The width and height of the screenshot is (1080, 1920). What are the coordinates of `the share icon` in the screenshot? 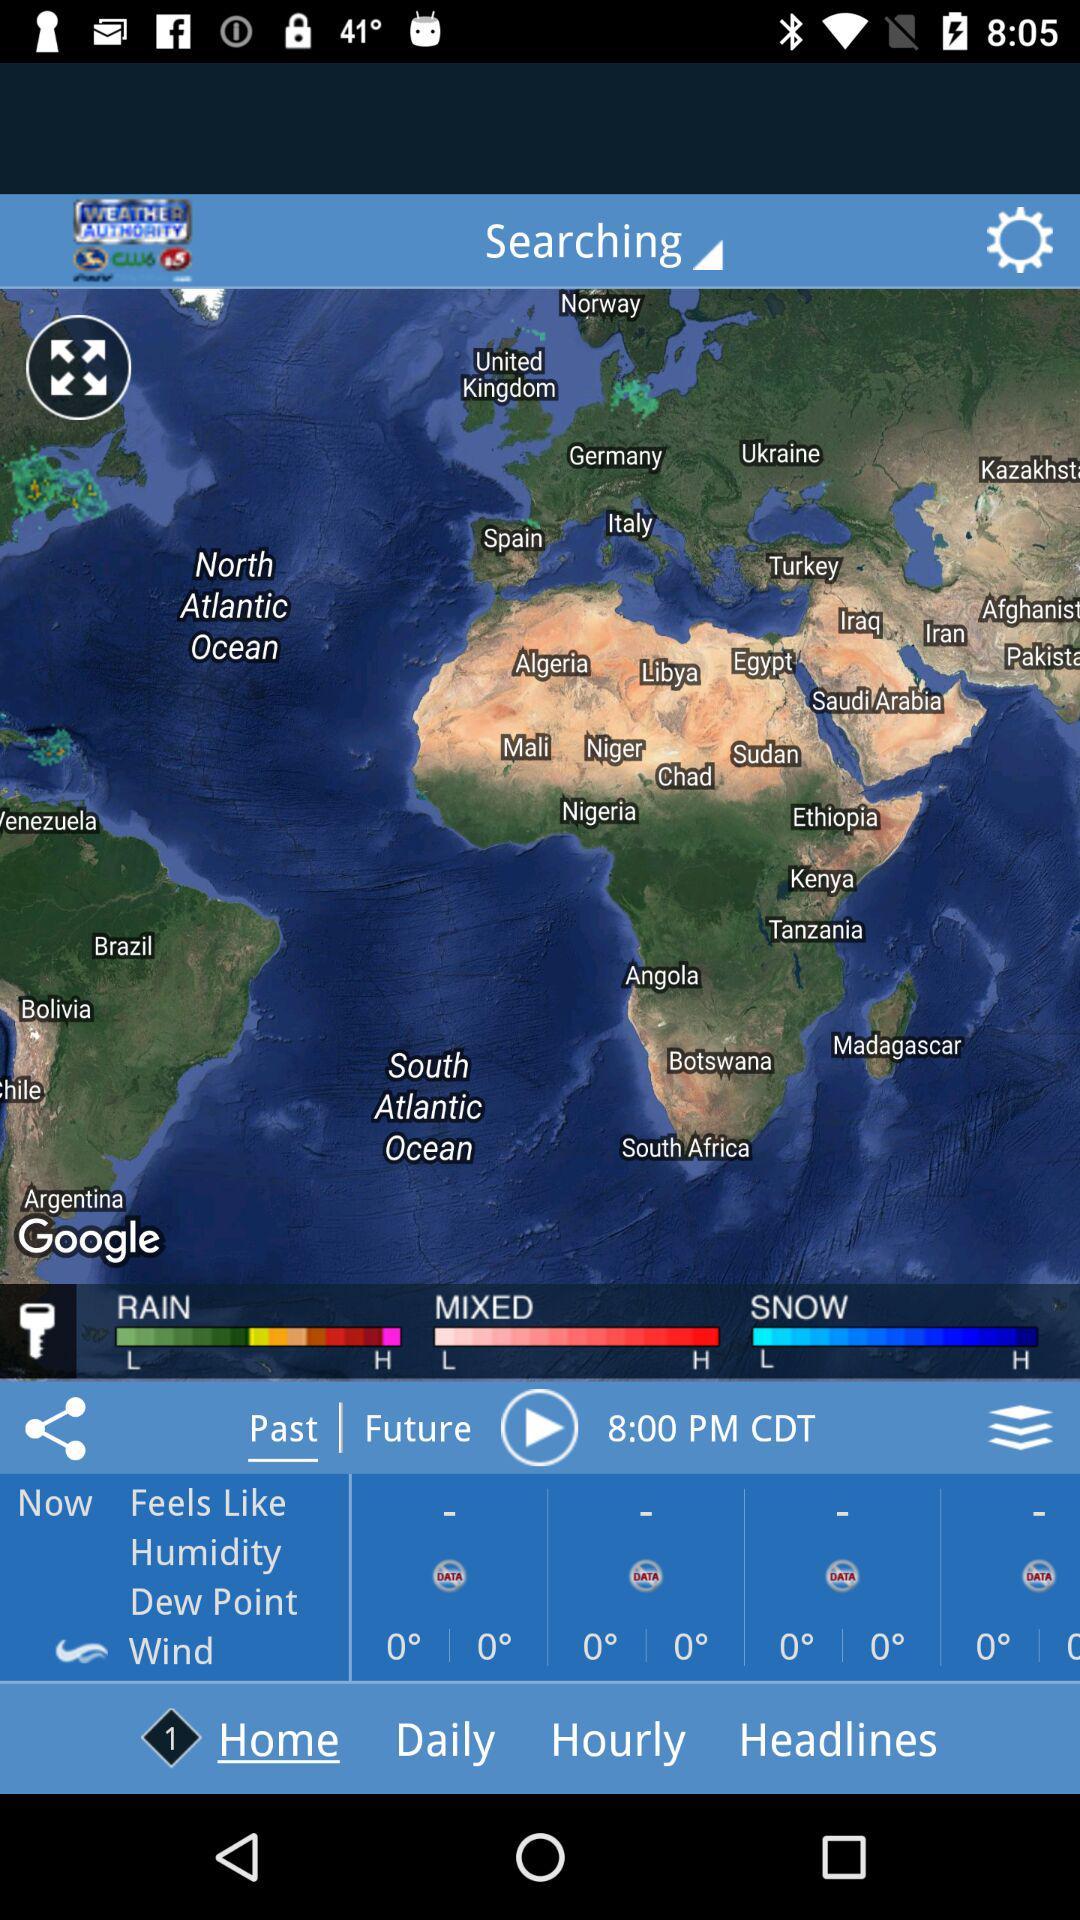 It's located at (58, 1426).